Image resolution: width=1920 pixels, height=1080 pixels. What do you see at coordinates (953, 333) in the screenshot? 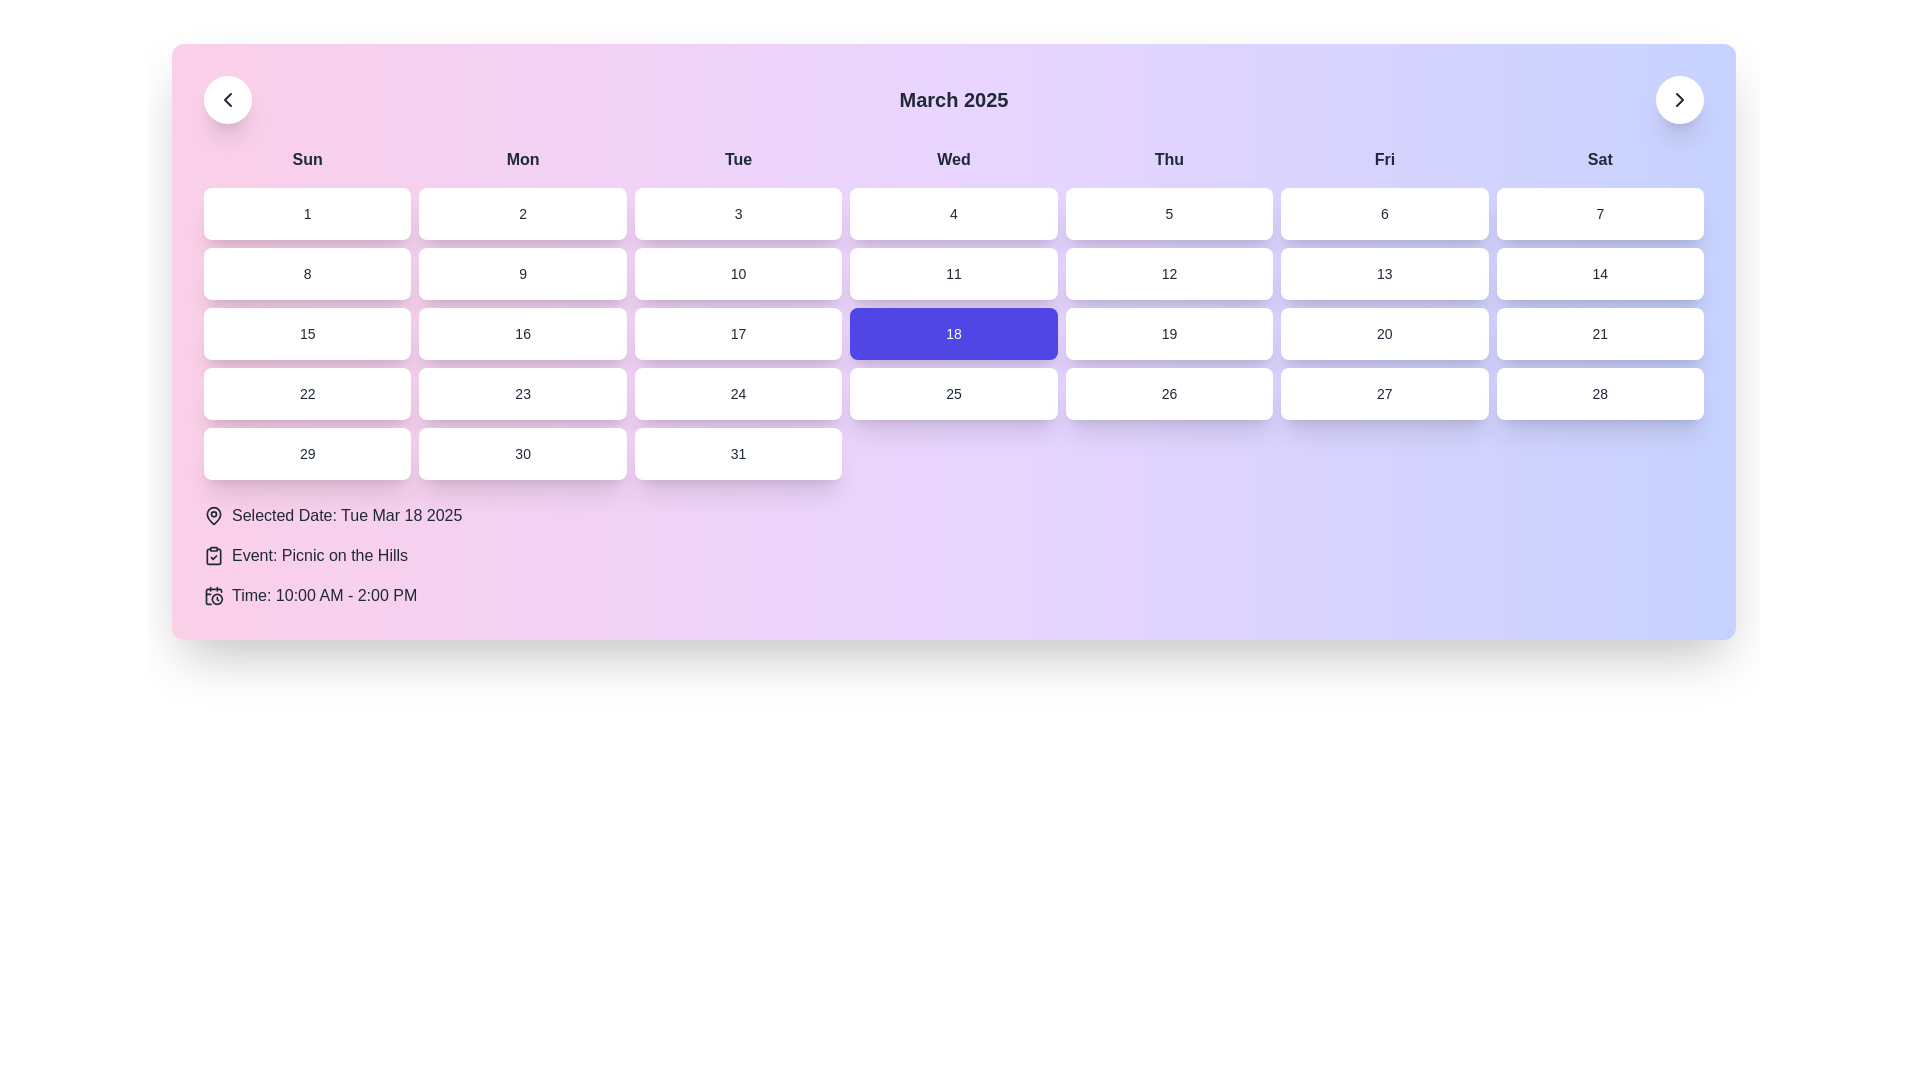
I see `the button representing the selectable date 'March 18, 2025', located in the 4th column of the 3rd row of the calendar grid` at bounding box center [953, 333].